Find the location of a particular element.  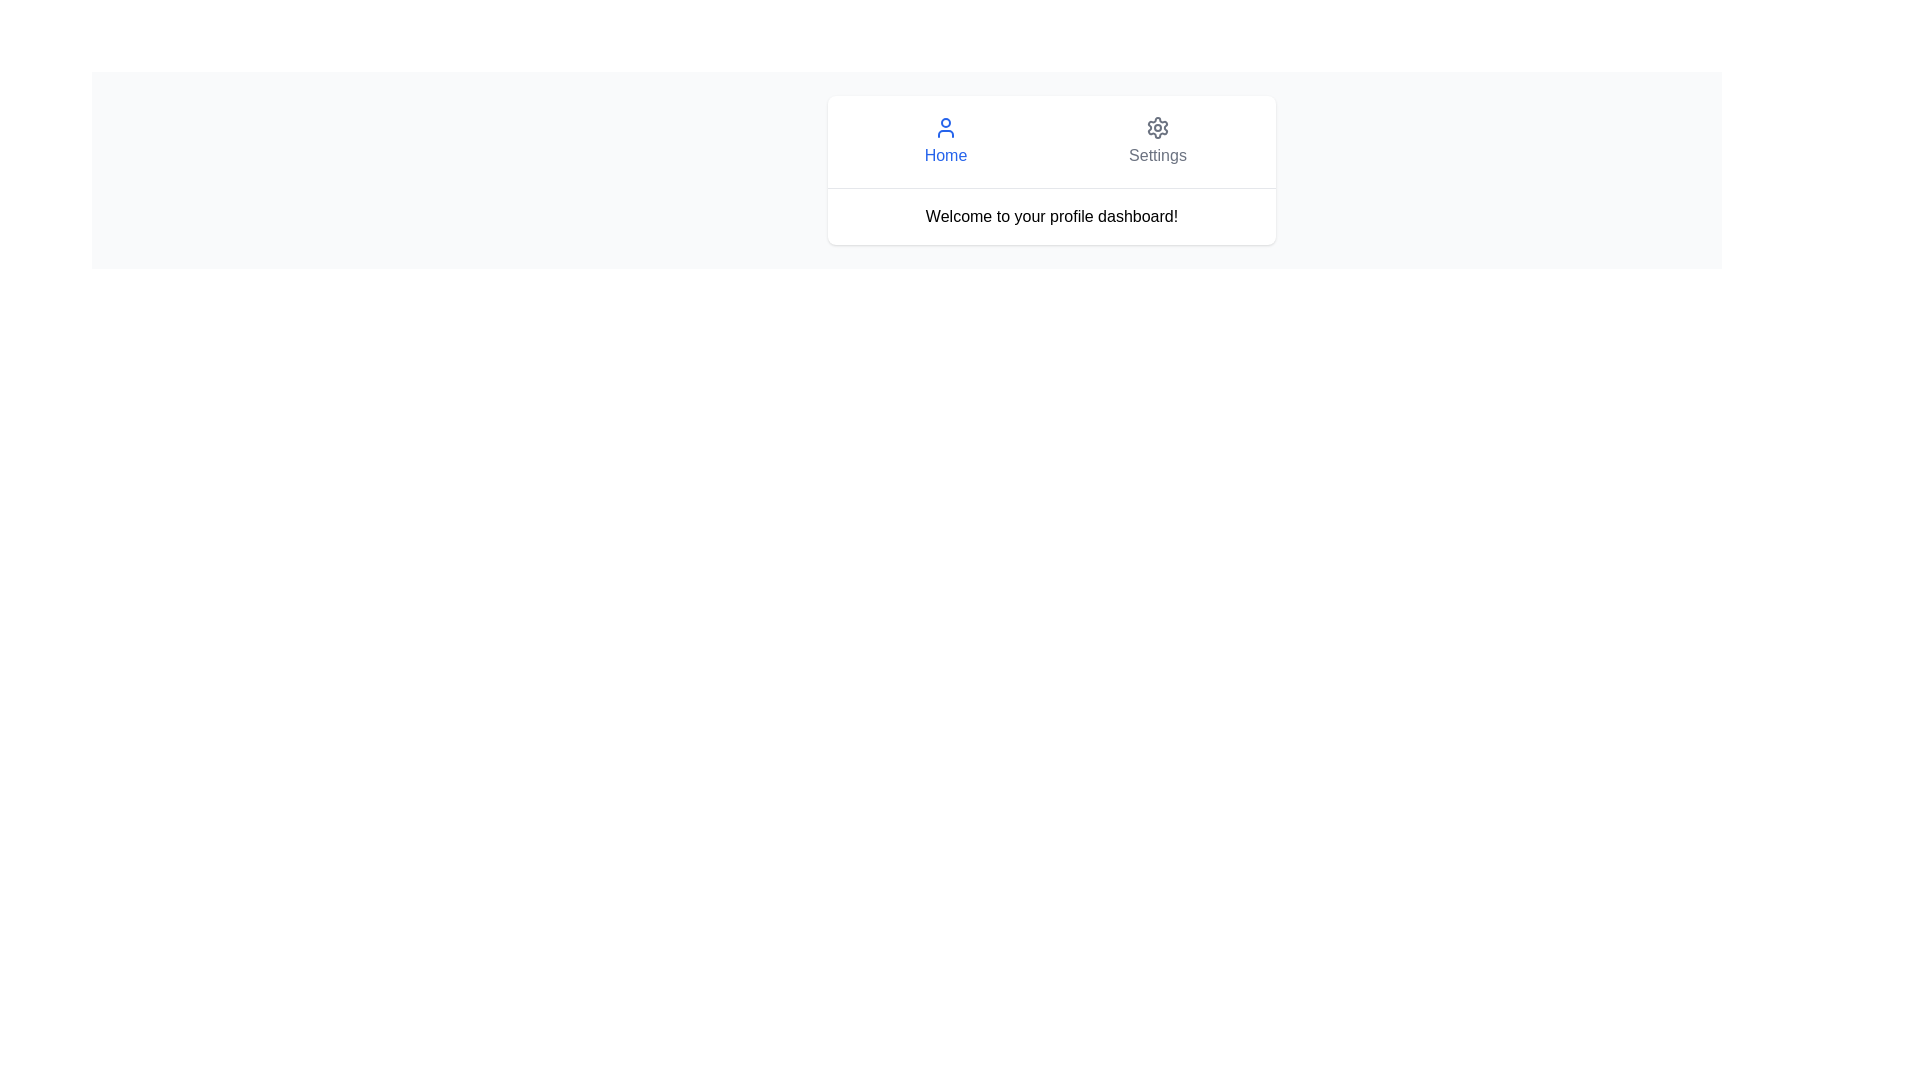

text from the label indicating a settings functionality for user account or application preferences, positioned to the right of the 'Home' text button is located at coordinates (1157, 154).